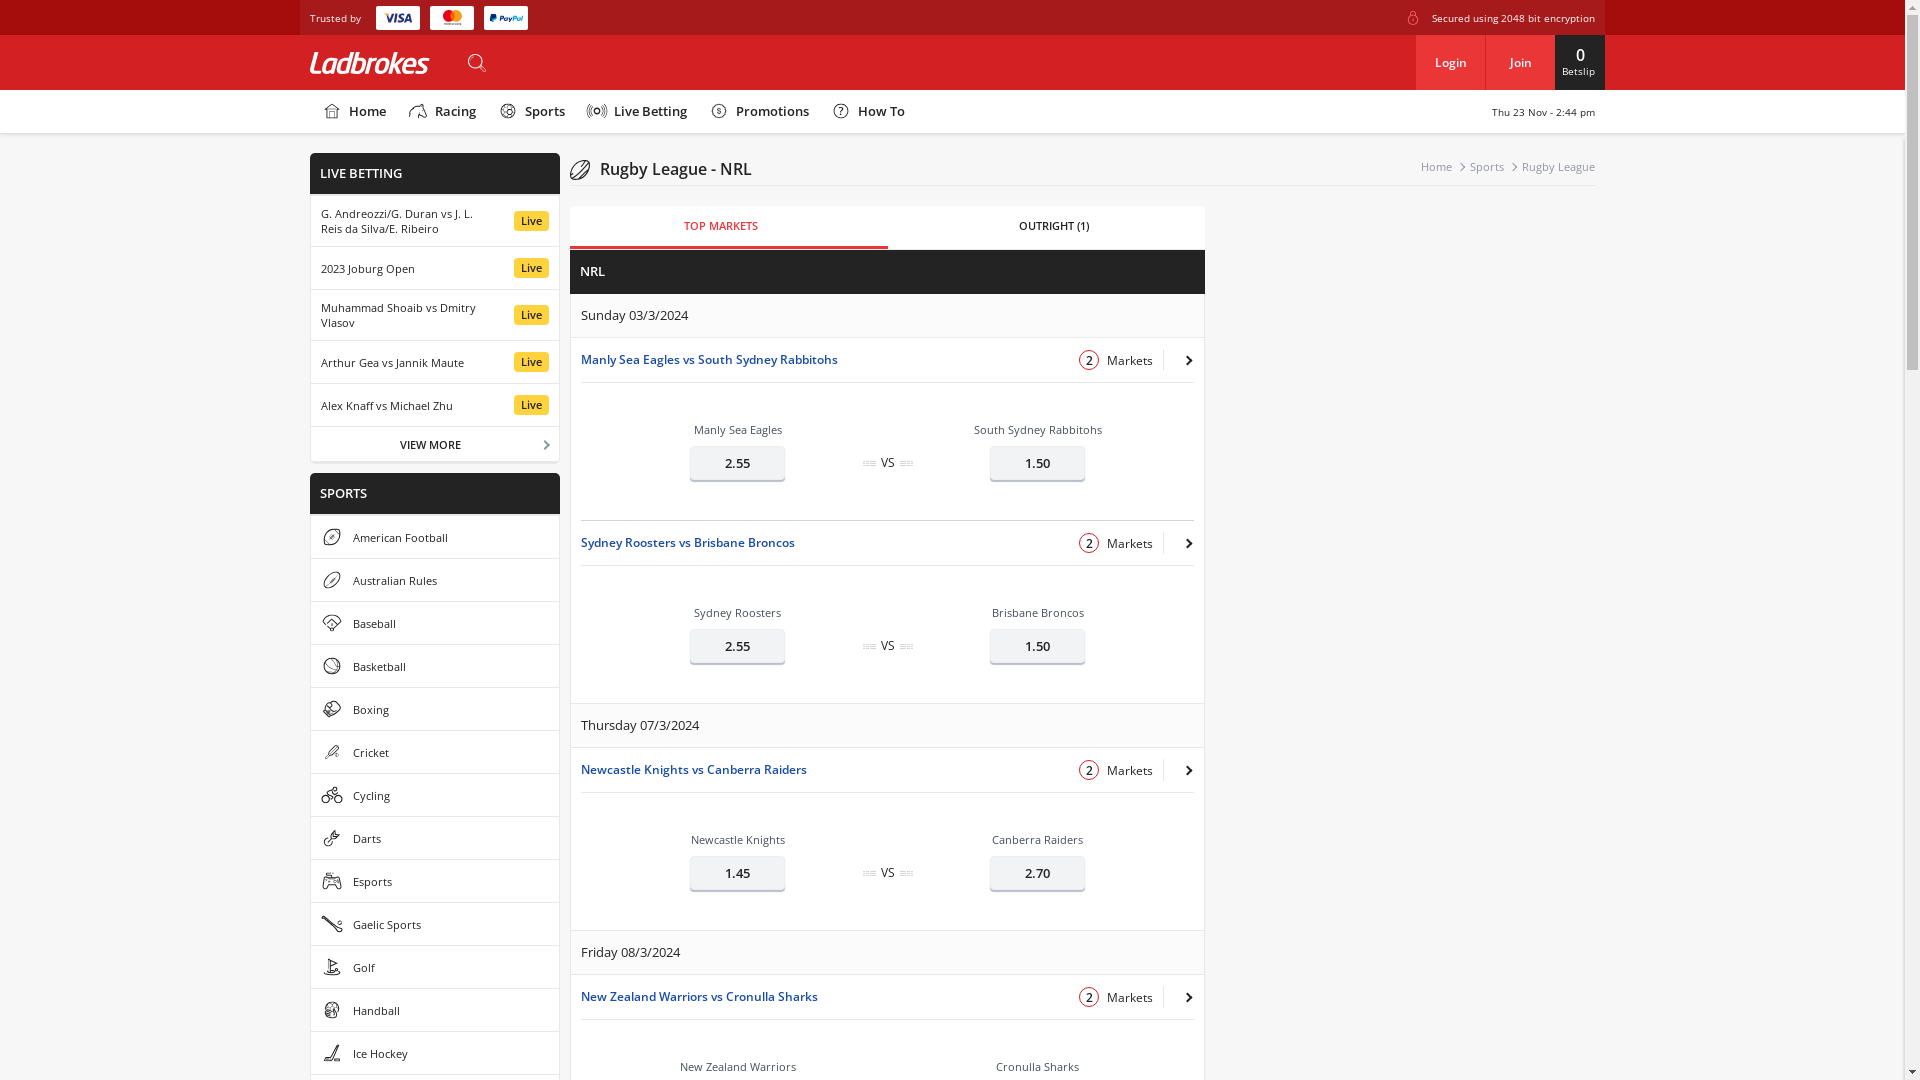  Describe the element at coordinates (434, 315) in the screenshot. I see `'Muhammad Shoaib vs Dmitry Vlasov` at that location.